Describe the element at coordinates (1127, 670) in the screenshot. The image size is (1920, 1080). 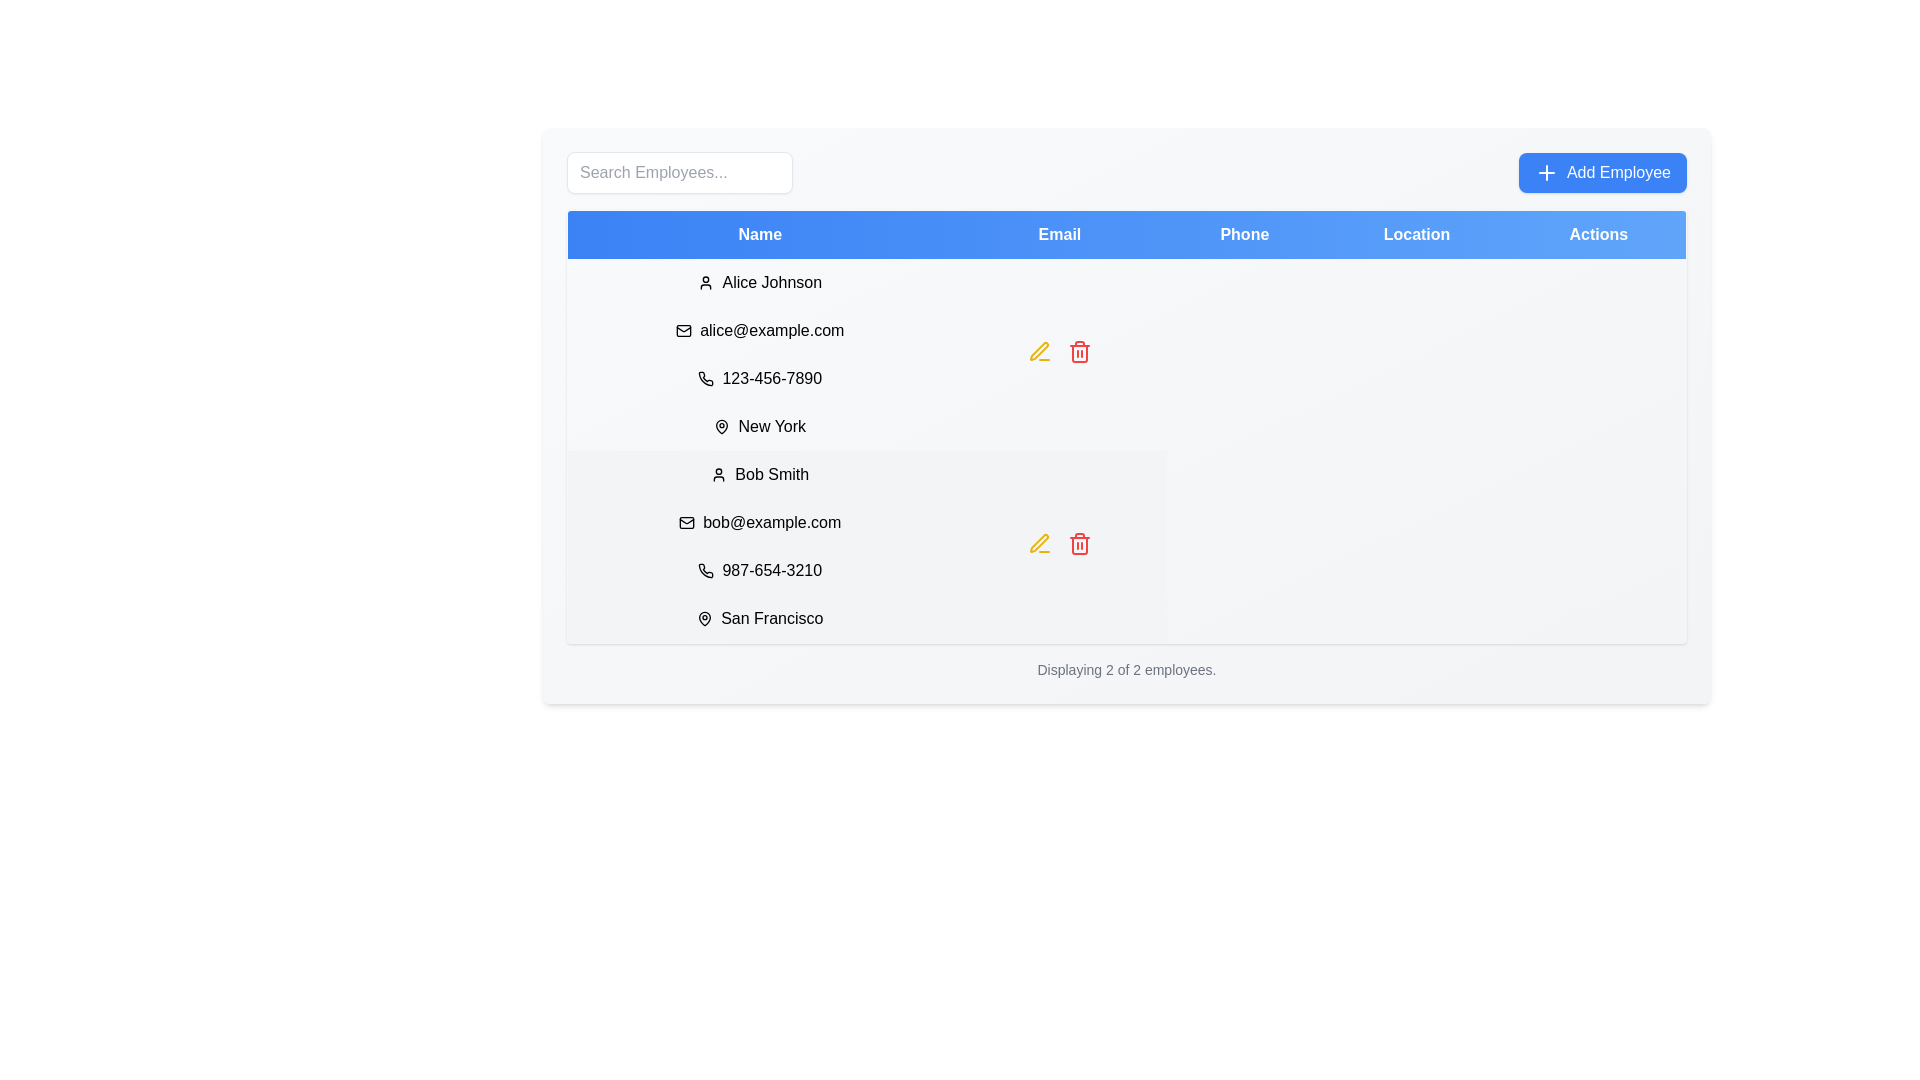
I see `the static informational text at the bottom of the employee listing interface, which summarizes the number of employees displayed` at that location.